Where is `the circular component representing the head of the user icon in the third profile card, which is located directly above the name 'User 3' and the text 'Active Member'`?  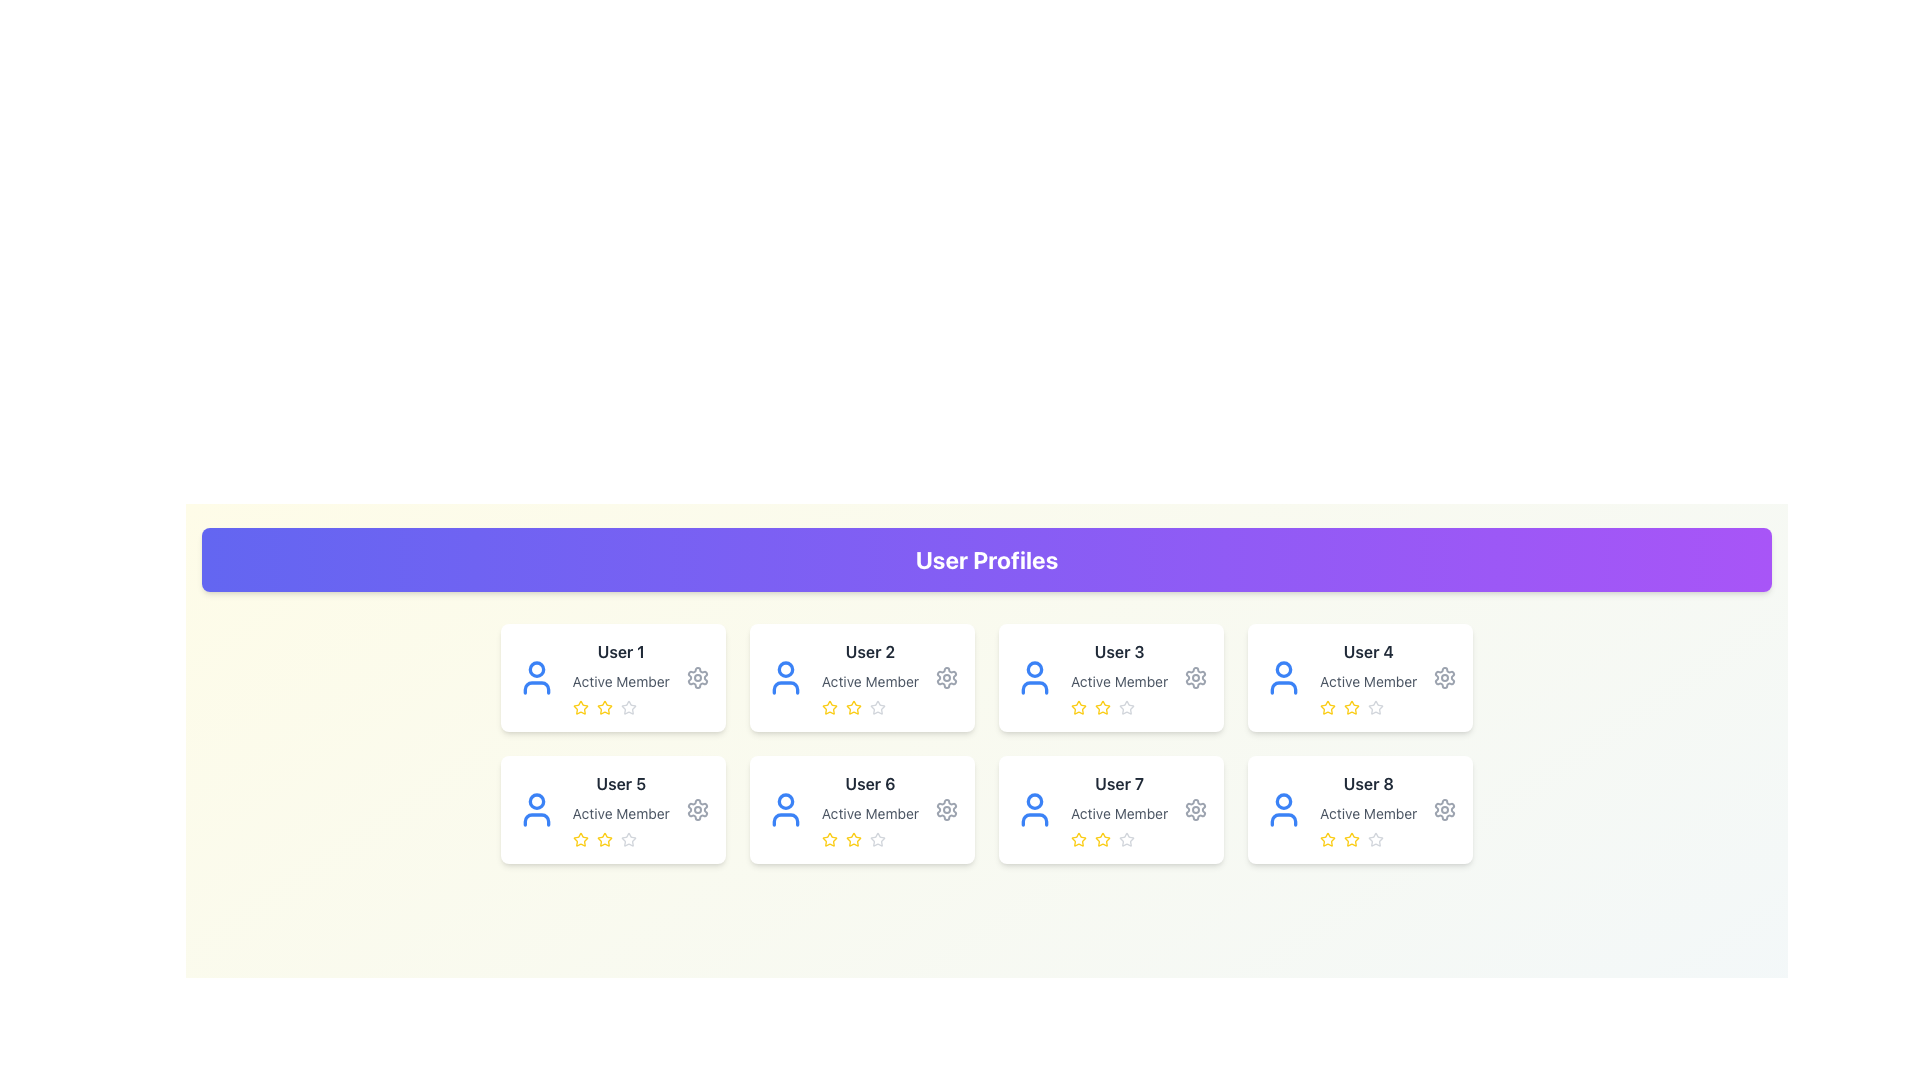
the circular component representing the head of the user icon in the third profile card, which is located directly above the name 'User 3' and the text 'Active Member' is located at coordinates (1035, 668).